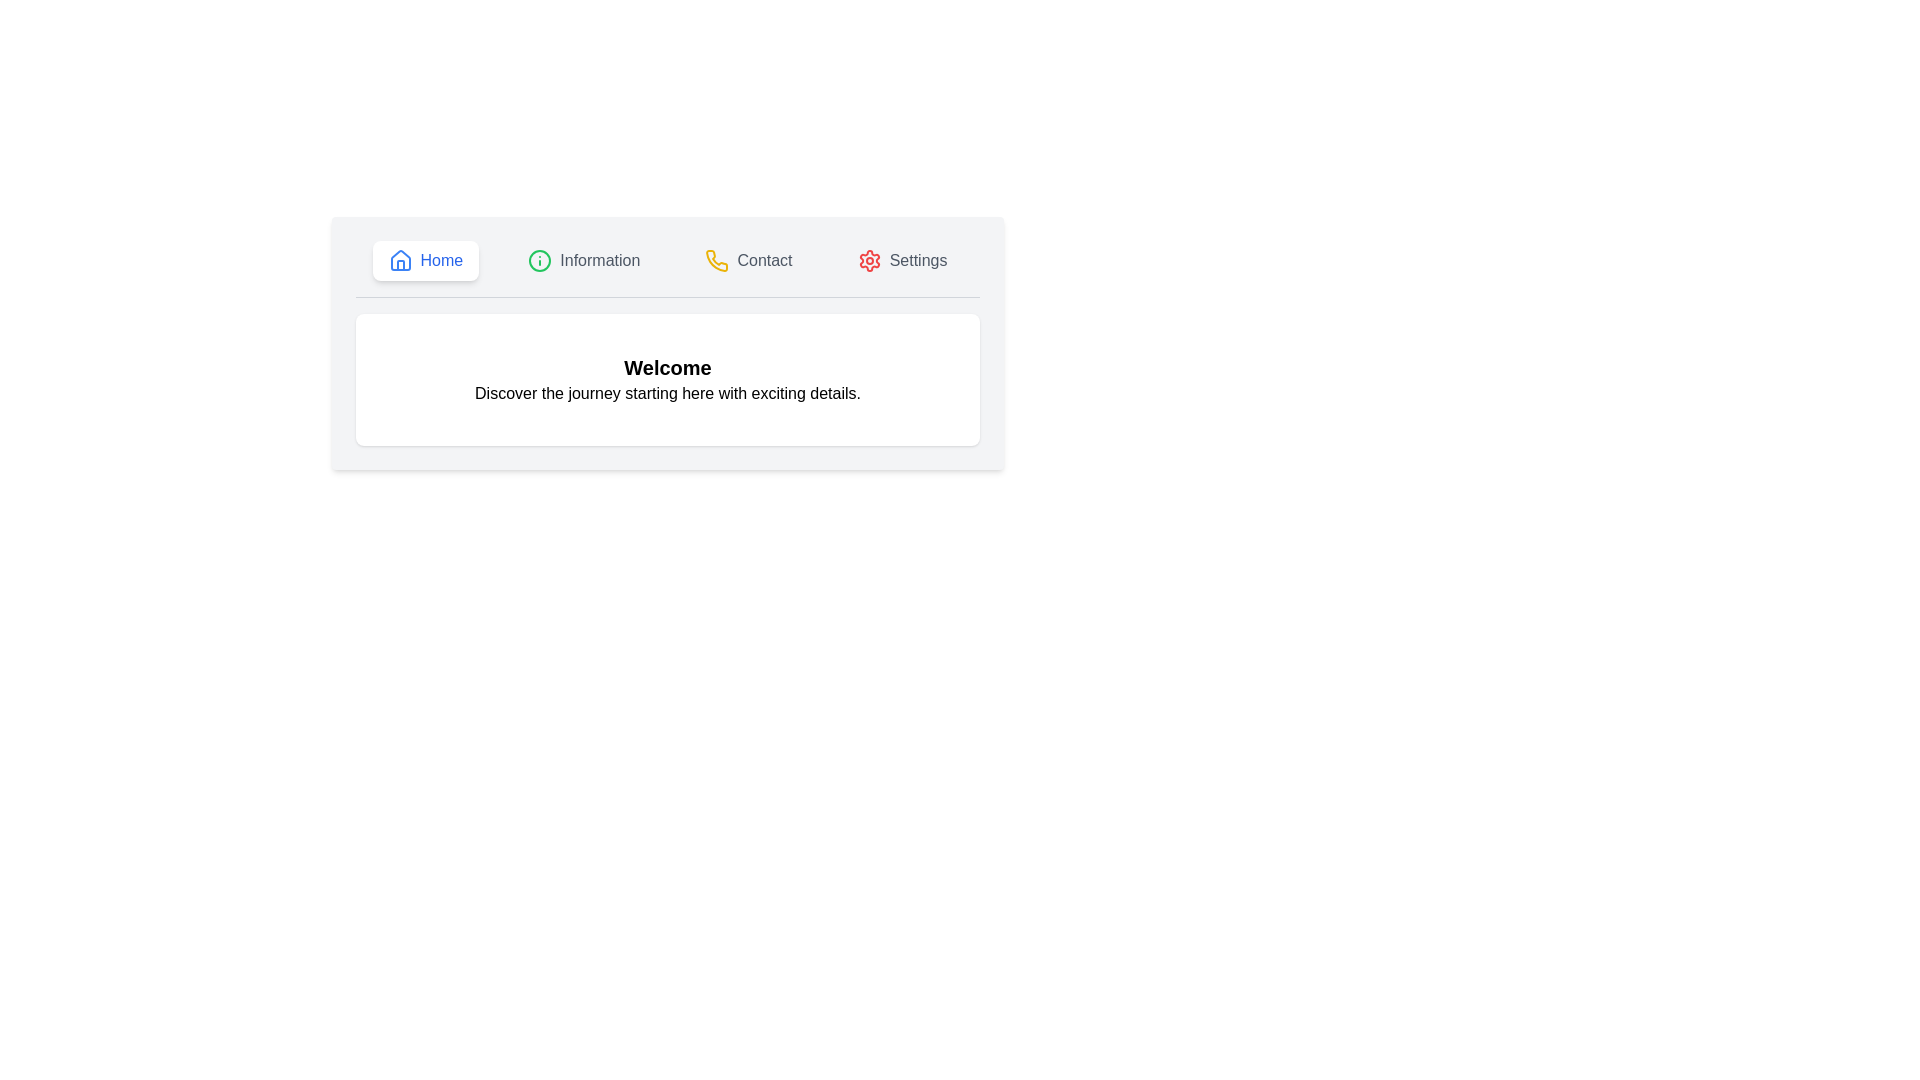 The image size is (1920, 1080). Describe the element at coordinates (599, 260) in the screenshot. I see `the 'Information' text label in the navigation bar` at that location.